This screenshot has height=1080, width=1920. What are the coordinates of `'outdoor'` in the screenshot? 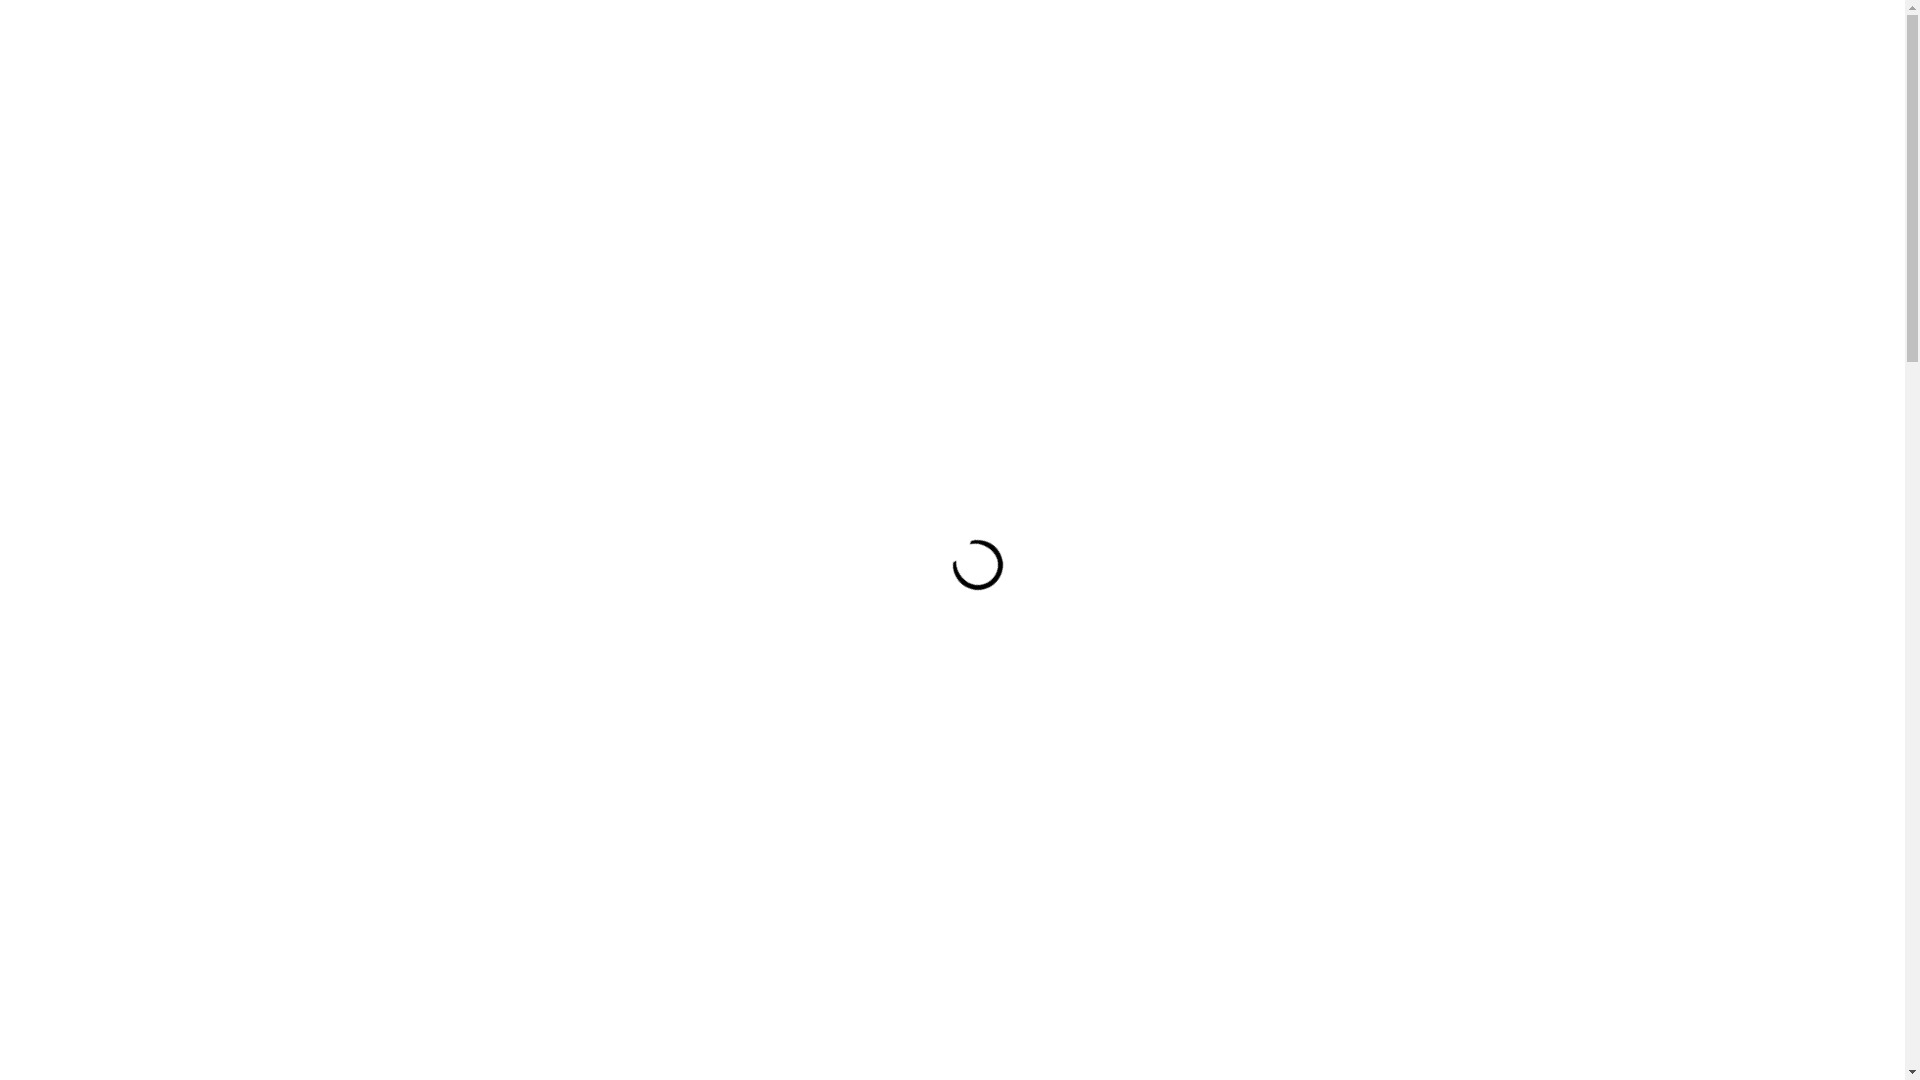 It's located at (461, 469).